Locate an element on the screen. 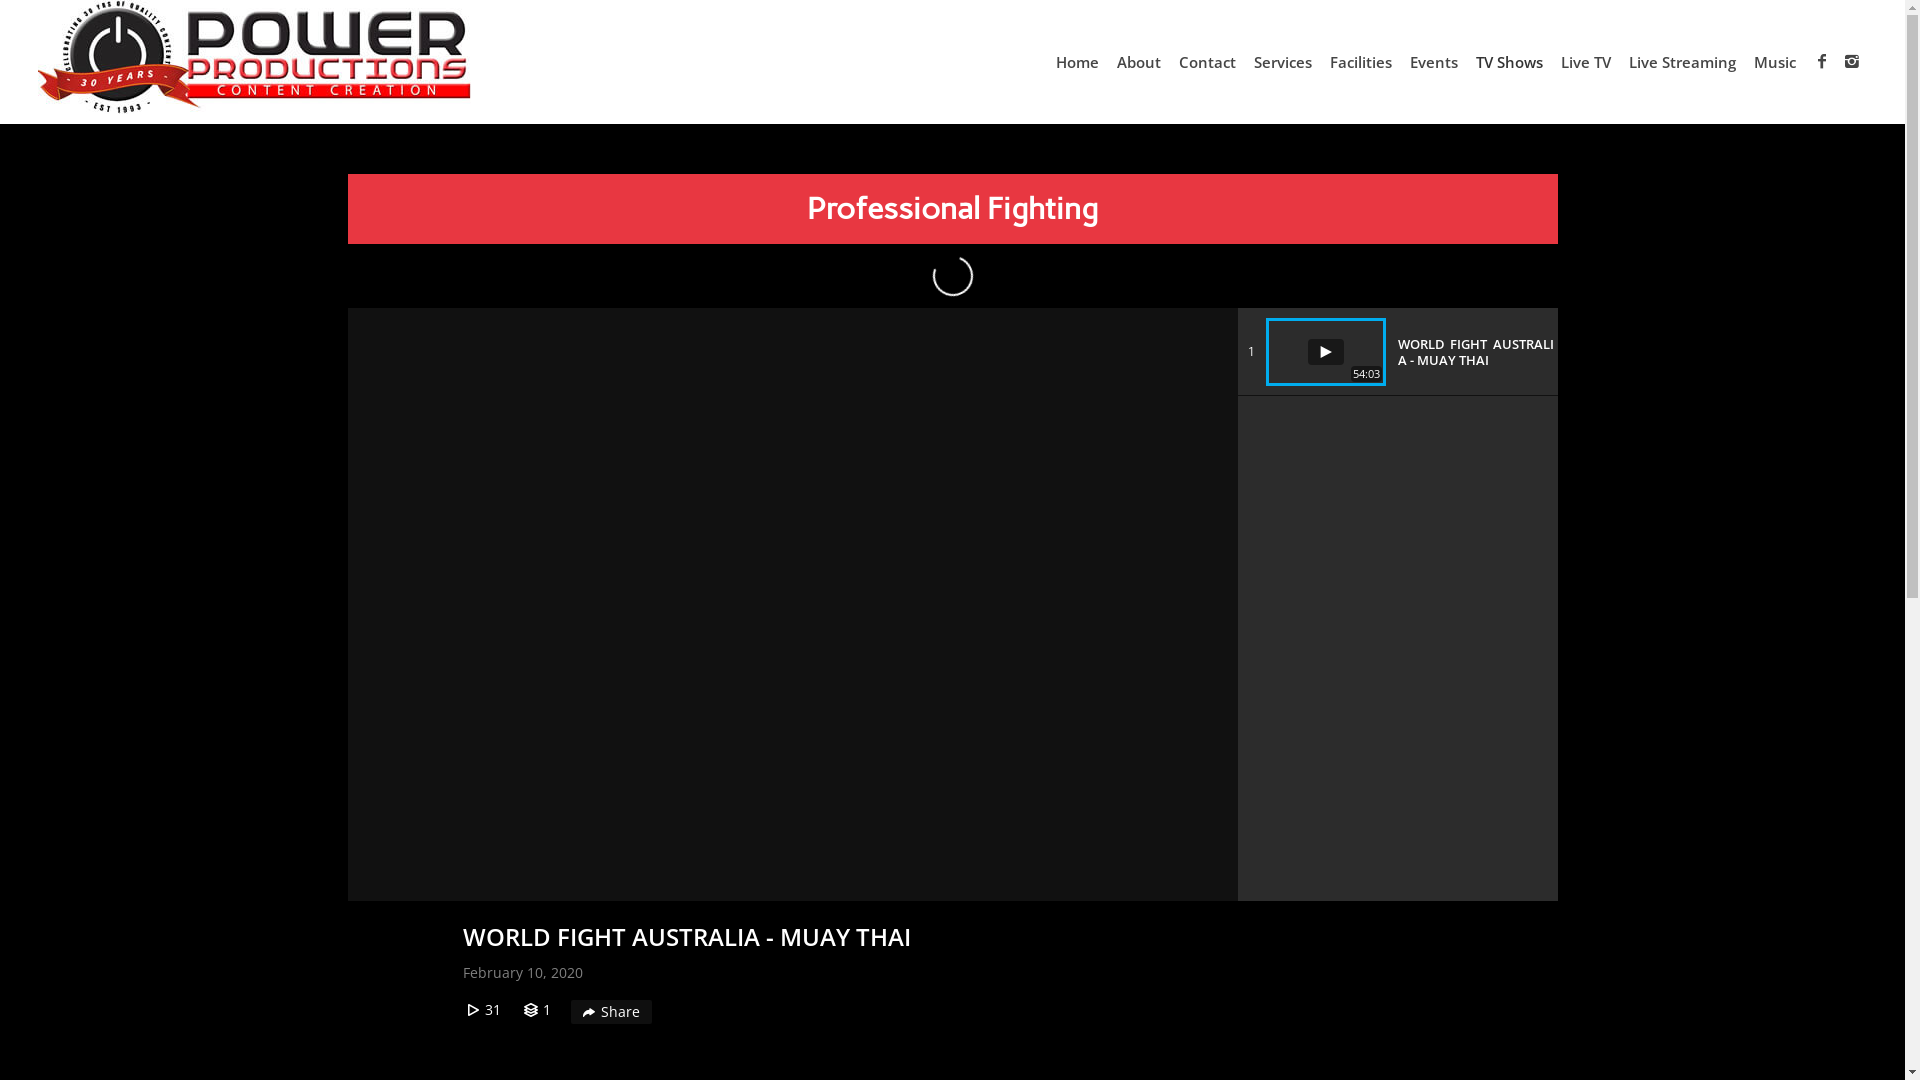 The height and width of the screenshot is (1080, 1920). 'Instagram' is located at coordinates (1851, 60).